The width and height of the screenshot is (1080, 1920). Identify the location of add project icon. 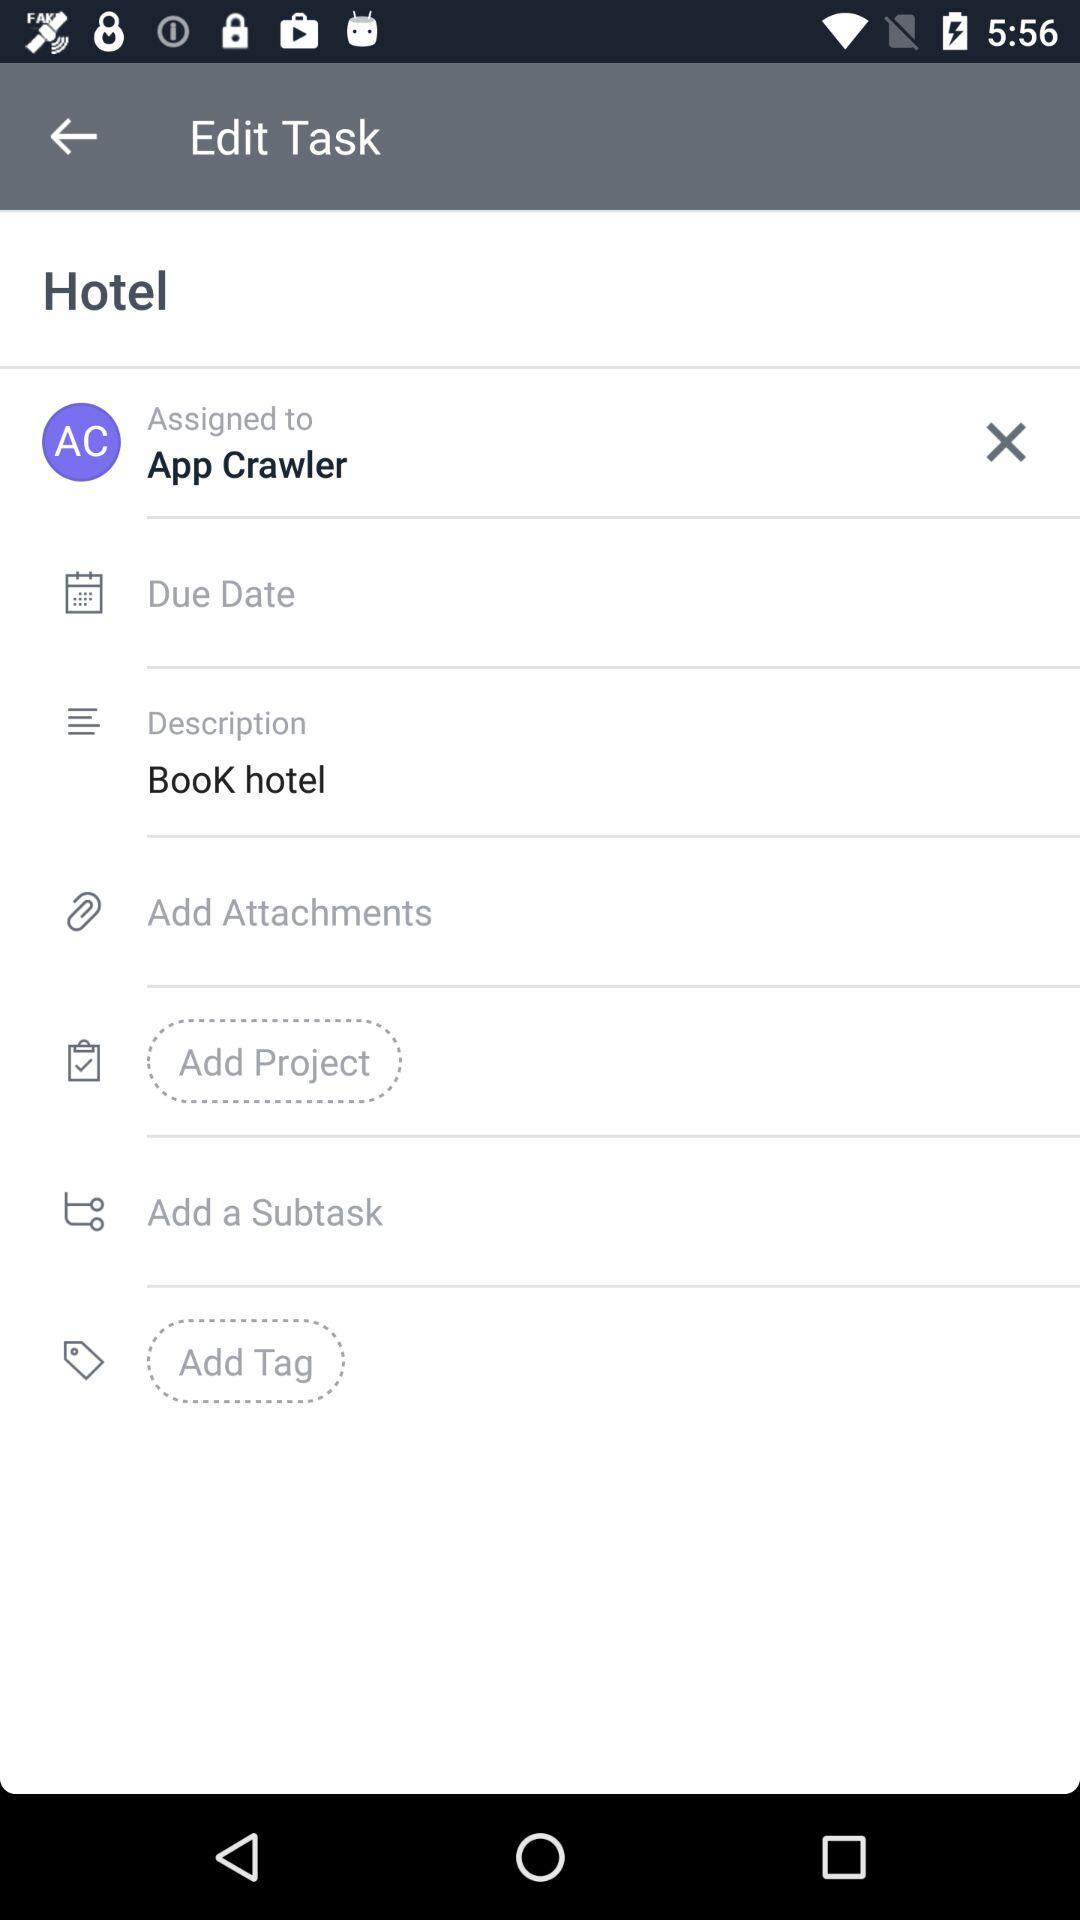
(274, 1060).